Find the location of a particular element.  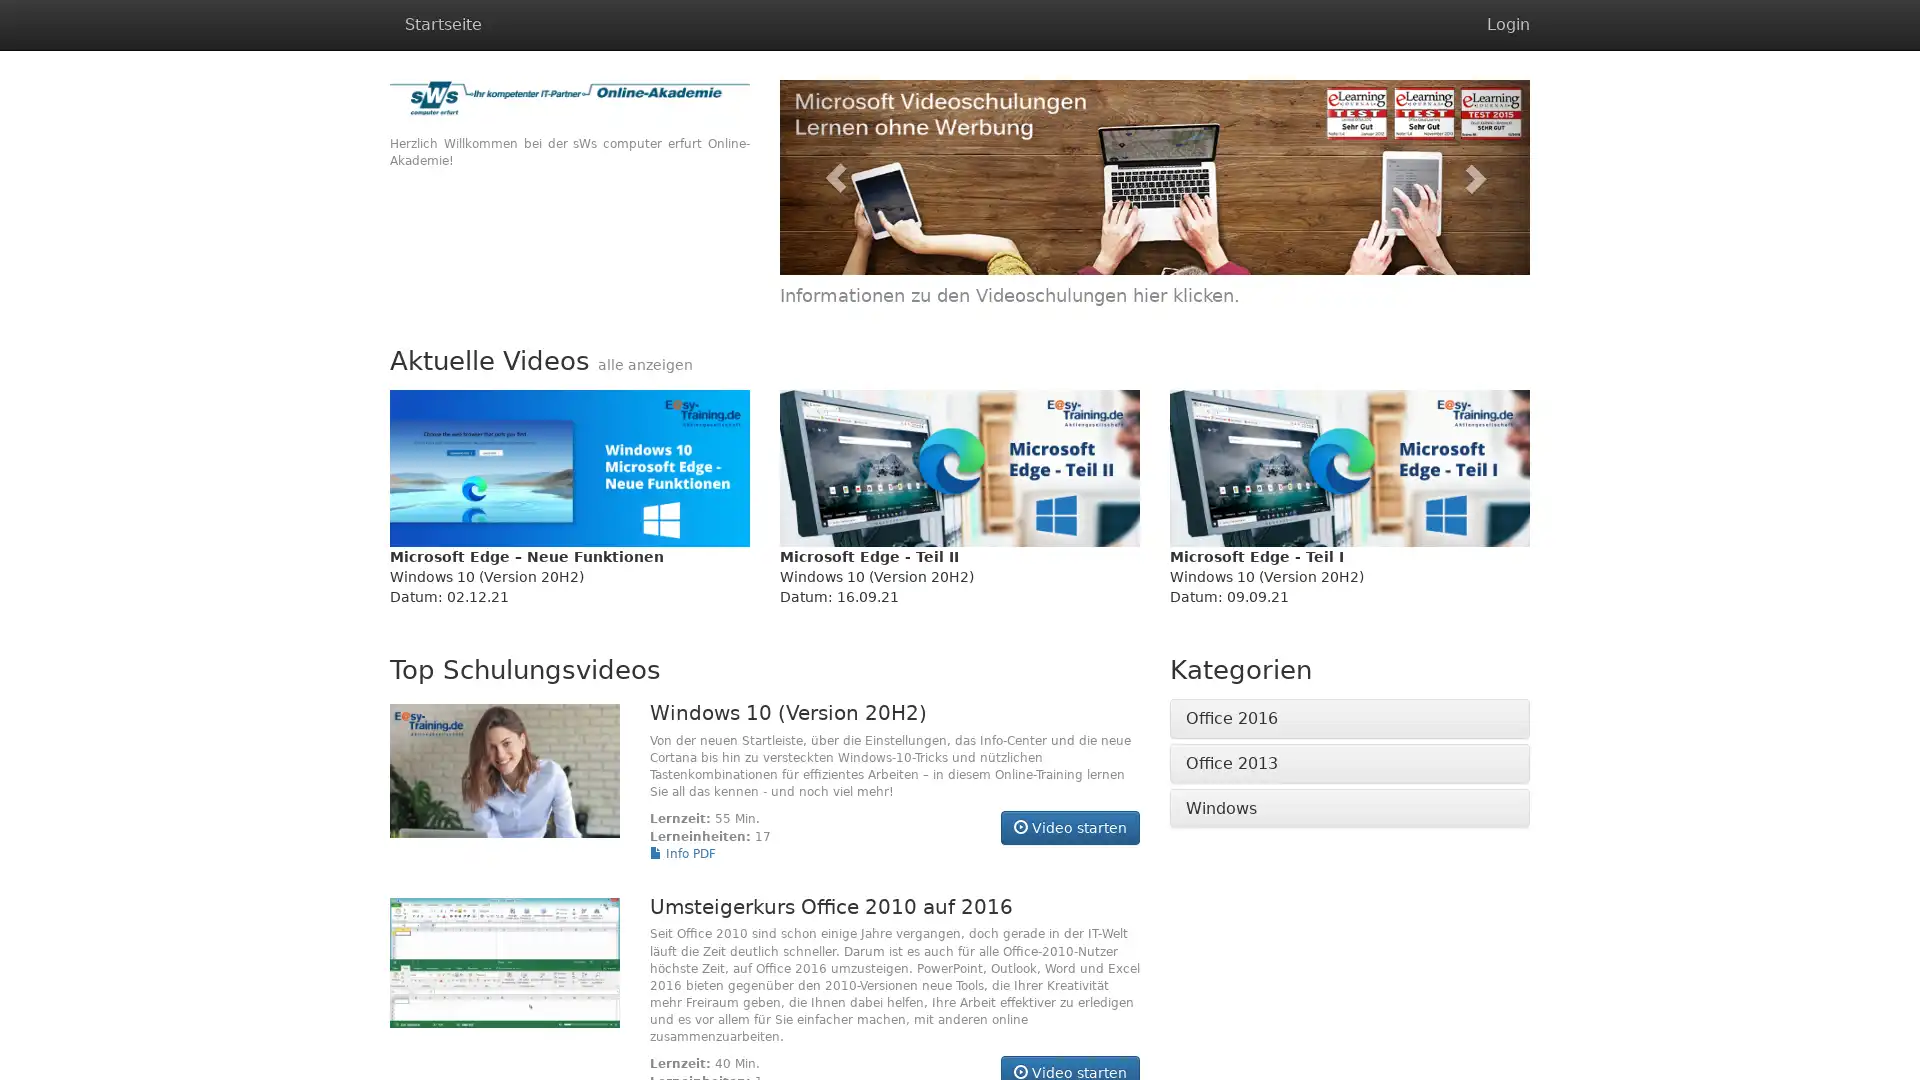

Windows is located at coordinates (1220, 806).